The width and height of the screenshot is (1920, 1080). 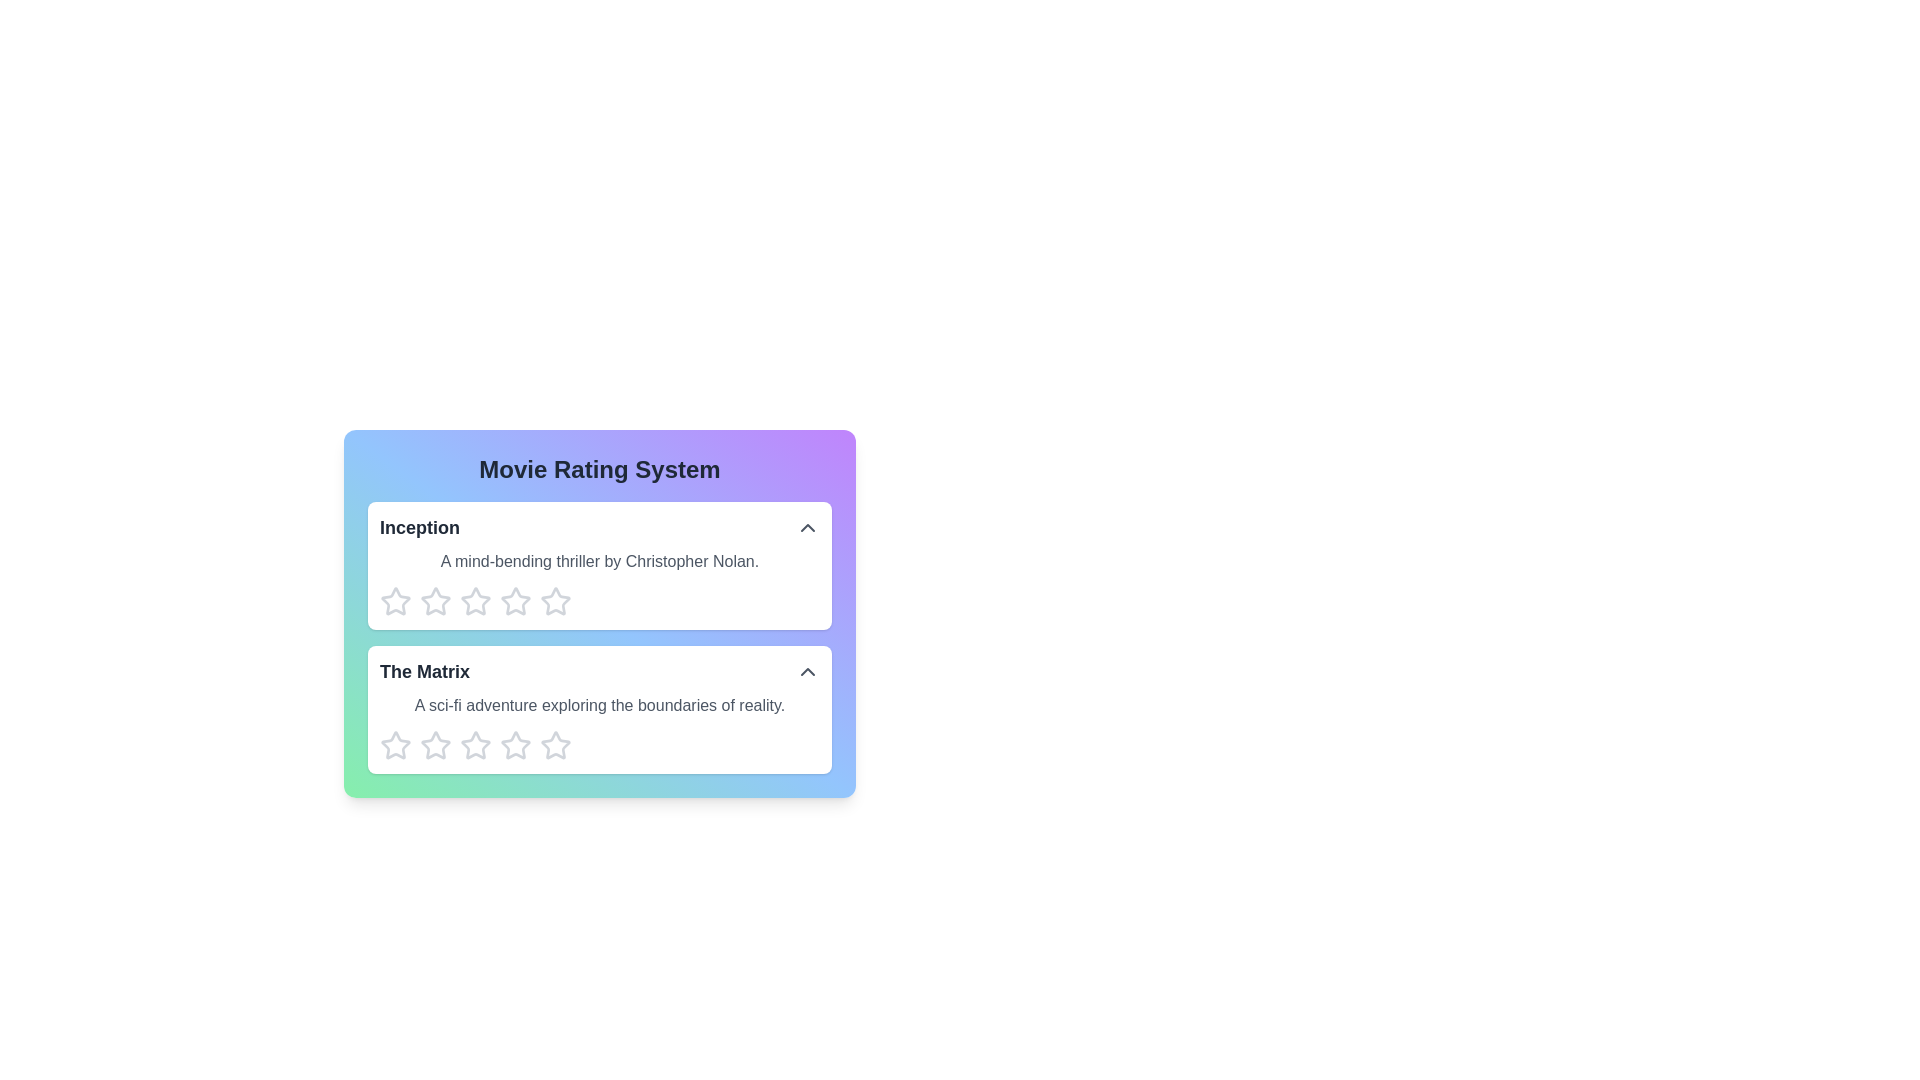 What do you see at coordinates (474, 600) in the screenshot?
I see `the fourth interactive rating star icon to rate the movie 'Inception'` at bounding box center [474, 600].